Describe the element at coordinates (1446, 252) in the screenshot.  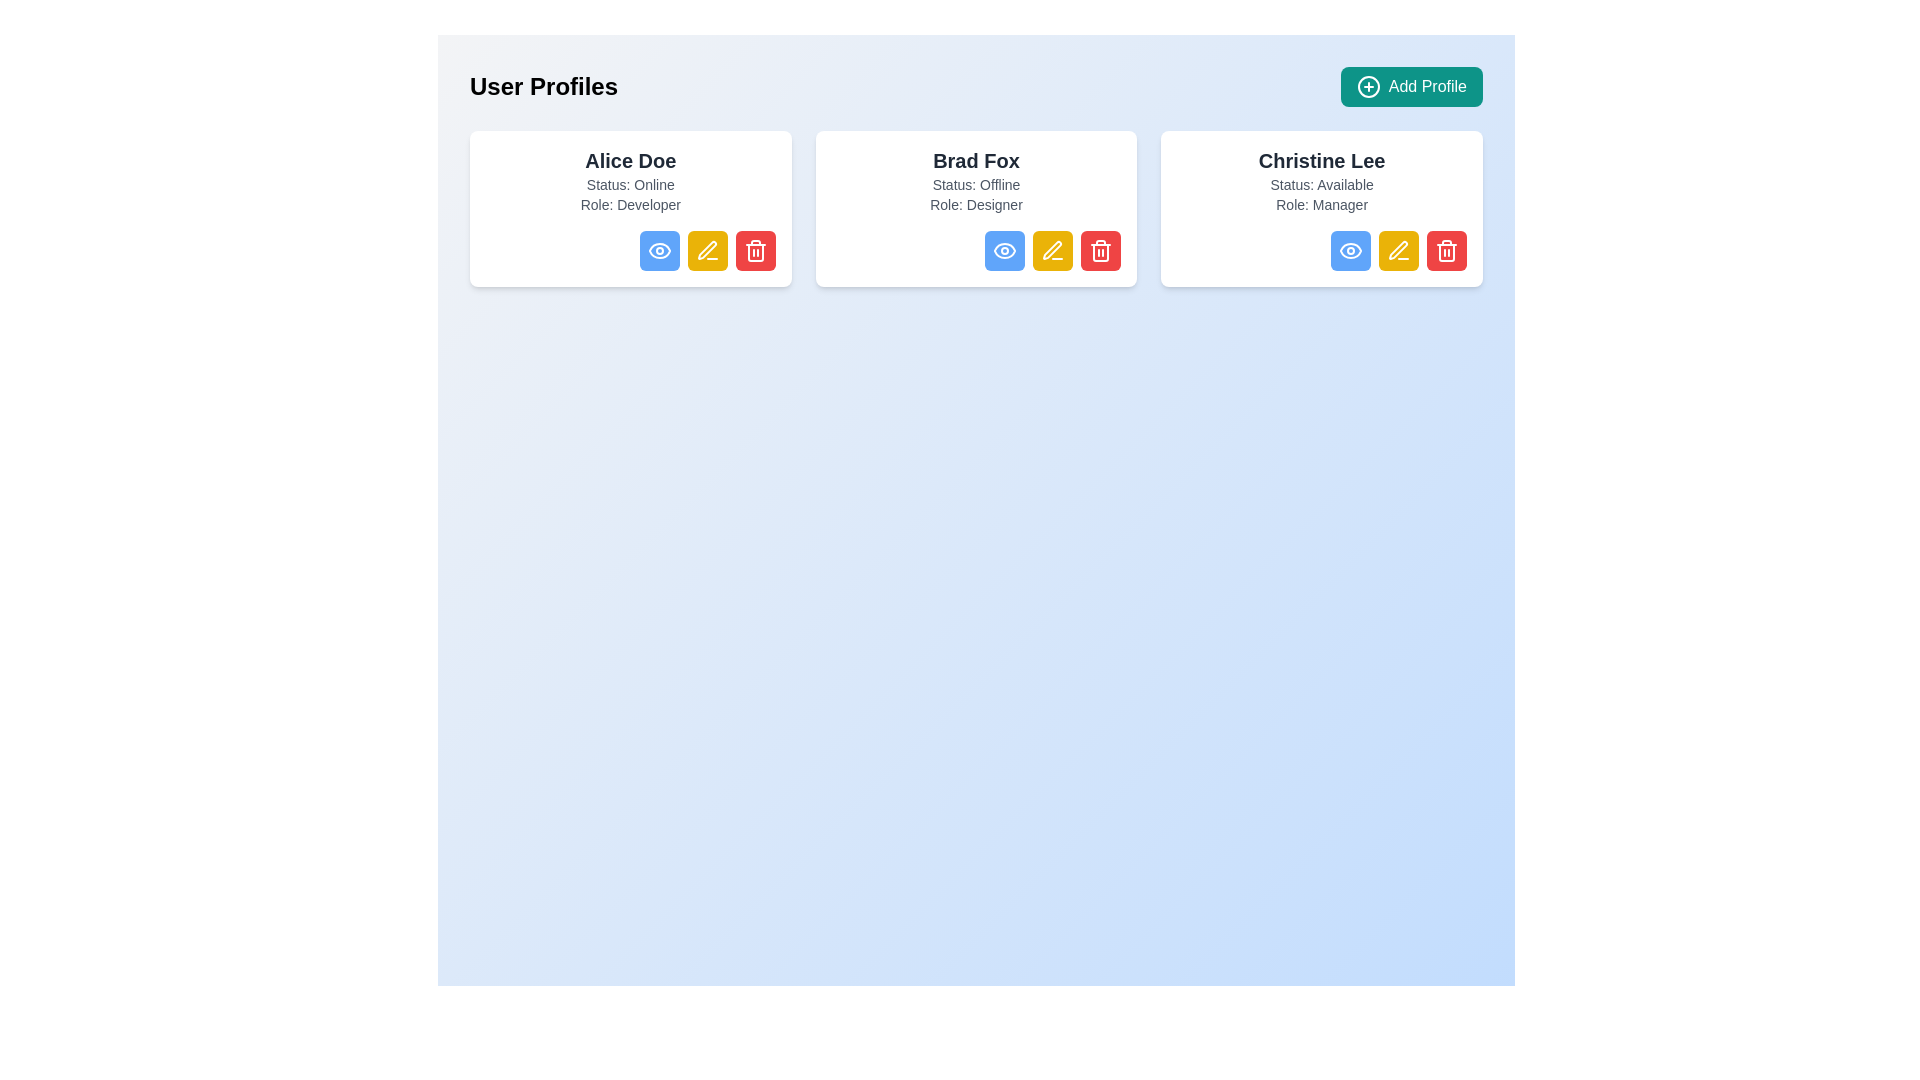
I see `the trash can icon button for deleting the user profile associated with 'Christine Lee'` at that location.